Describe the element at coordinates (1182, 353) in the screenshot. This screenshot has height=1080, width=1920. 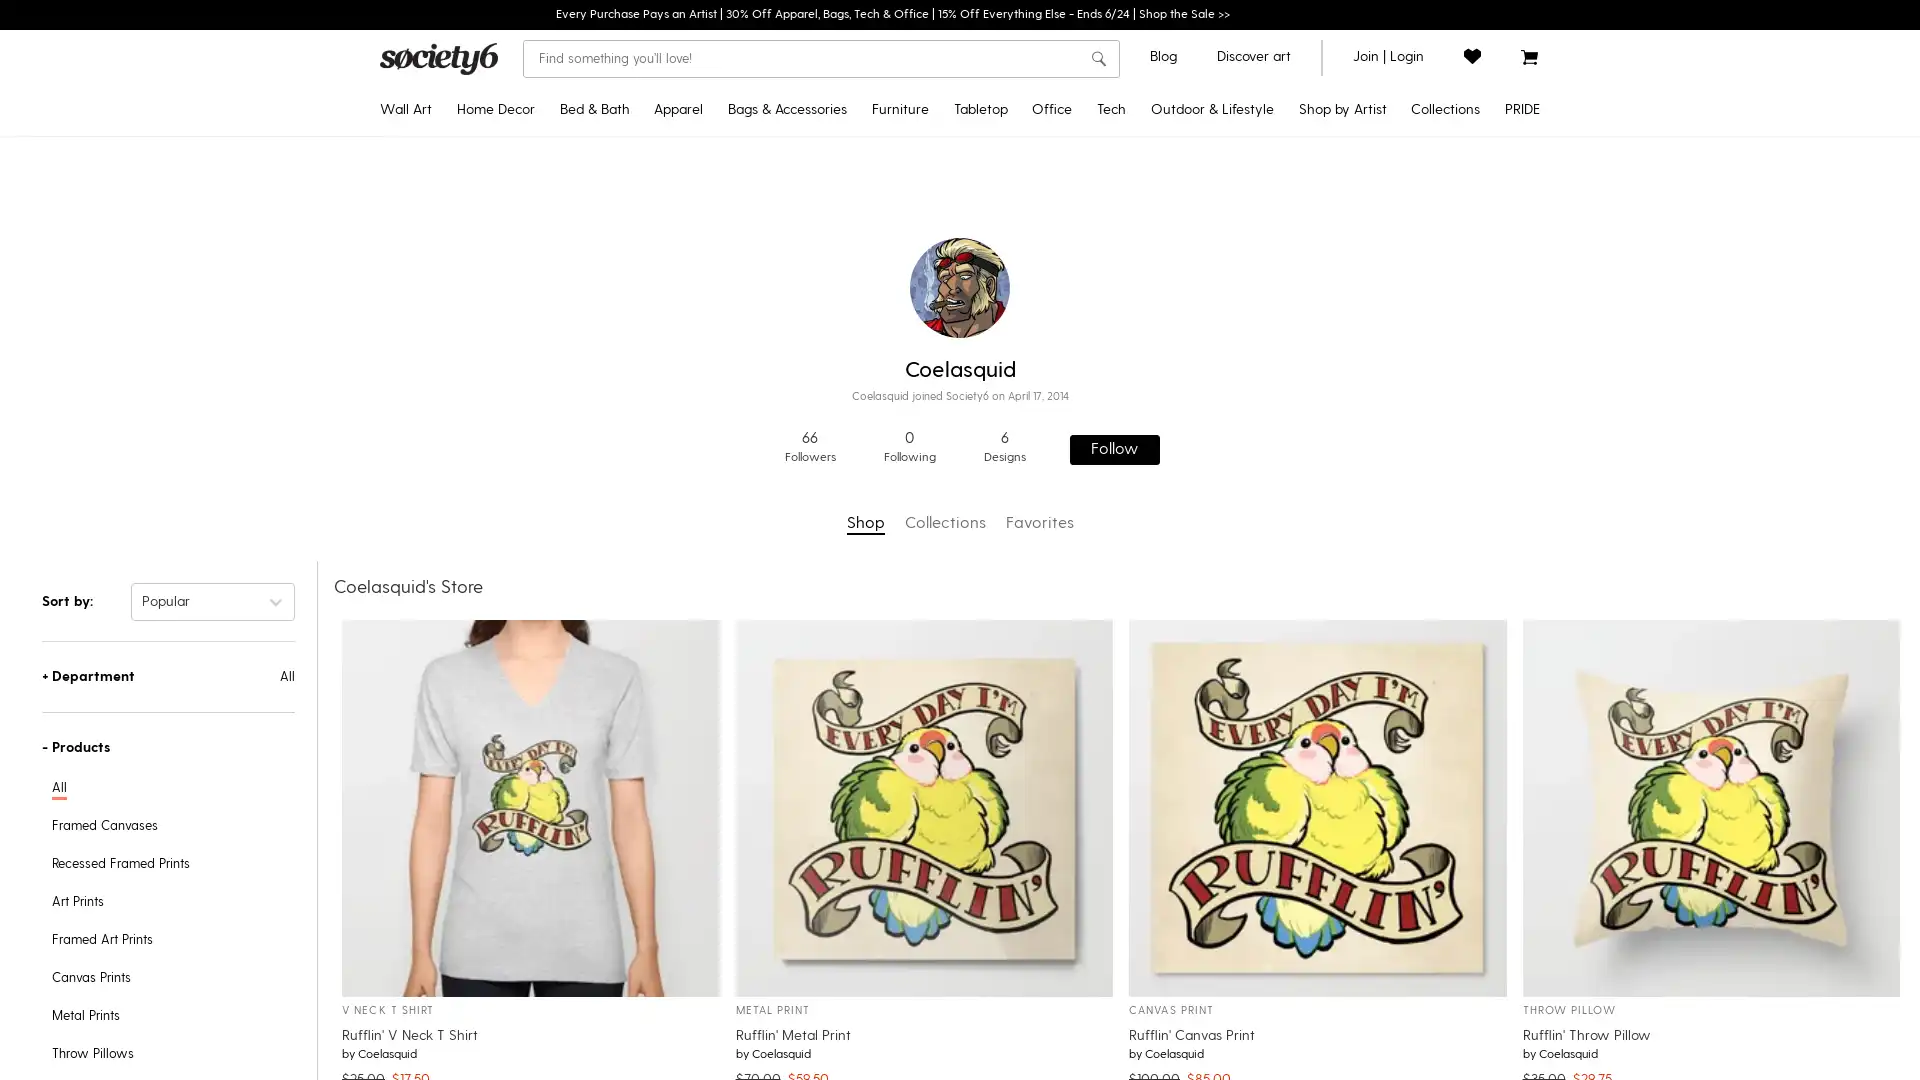
I see `iPad Folio Cases` at that location.